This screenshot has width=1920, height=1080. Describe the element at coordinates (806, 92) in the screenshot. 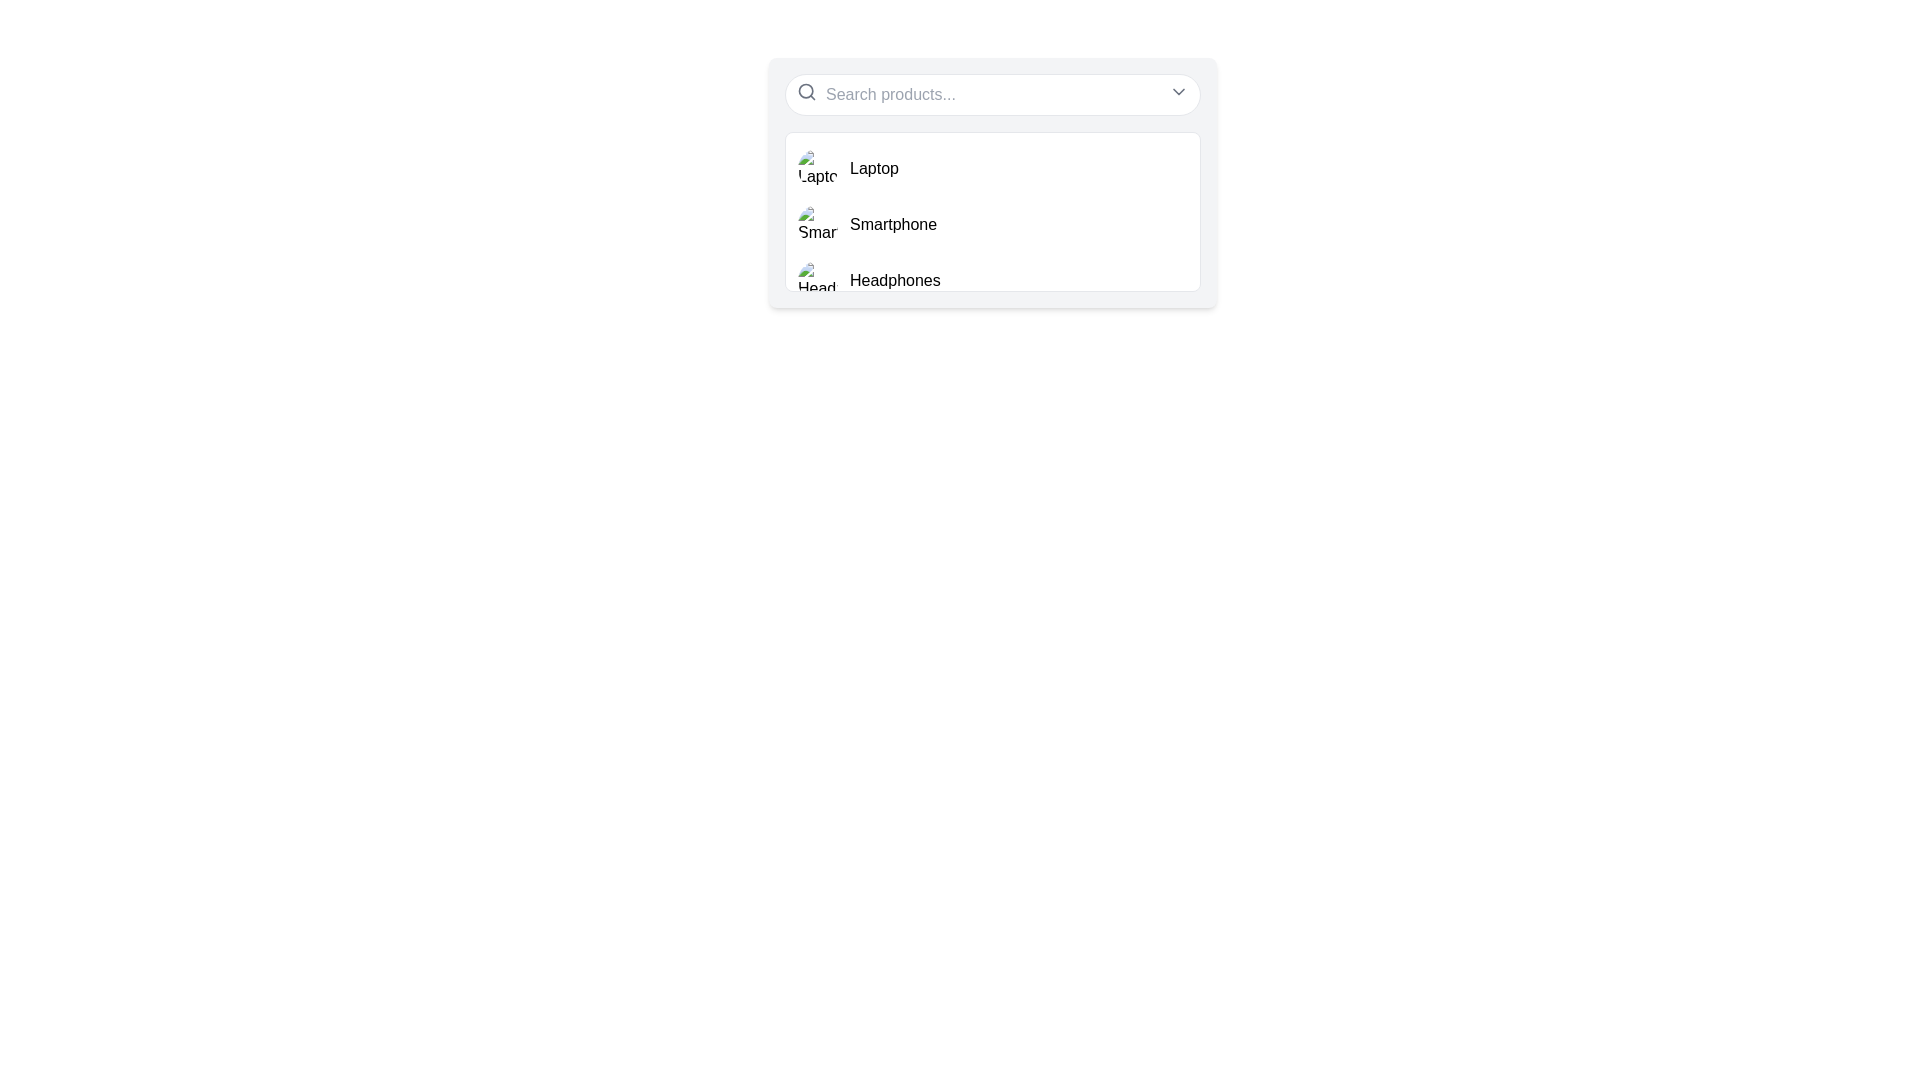

I see `the search icon located at the top-left corner of the search bar, which visually represents the search feature` at that location.